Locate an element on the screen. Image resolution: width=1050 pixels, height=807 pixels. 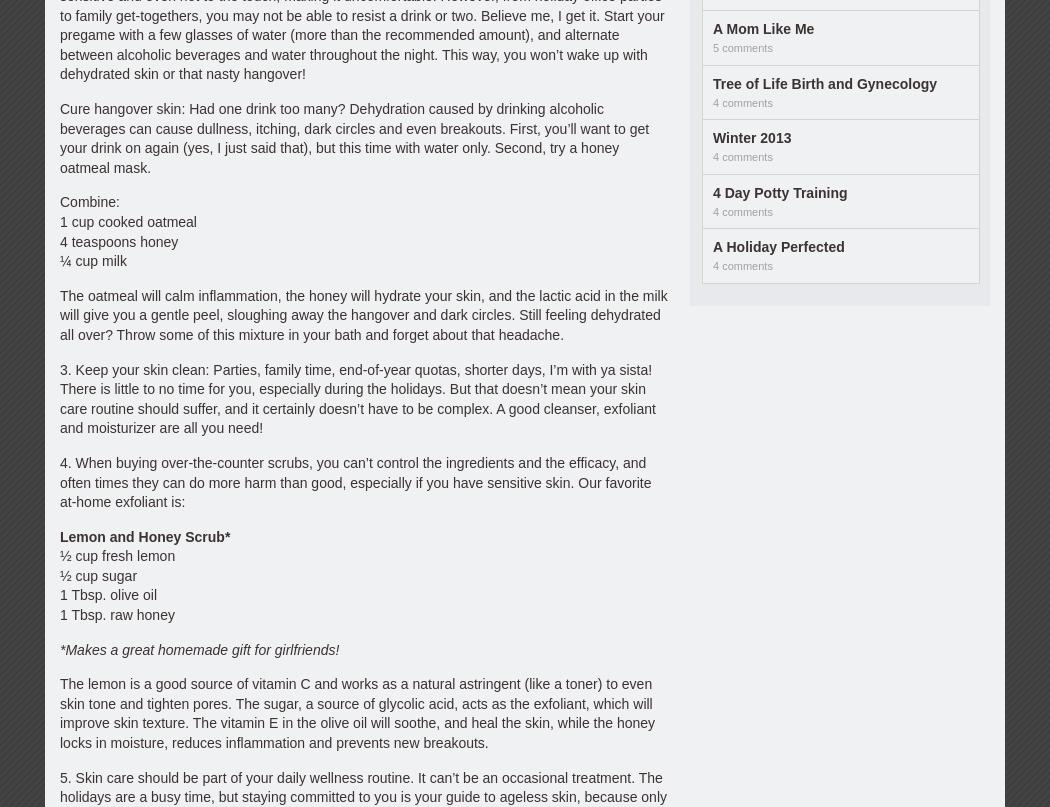
'½ cup sugar' is located at coordinates (98, 573).